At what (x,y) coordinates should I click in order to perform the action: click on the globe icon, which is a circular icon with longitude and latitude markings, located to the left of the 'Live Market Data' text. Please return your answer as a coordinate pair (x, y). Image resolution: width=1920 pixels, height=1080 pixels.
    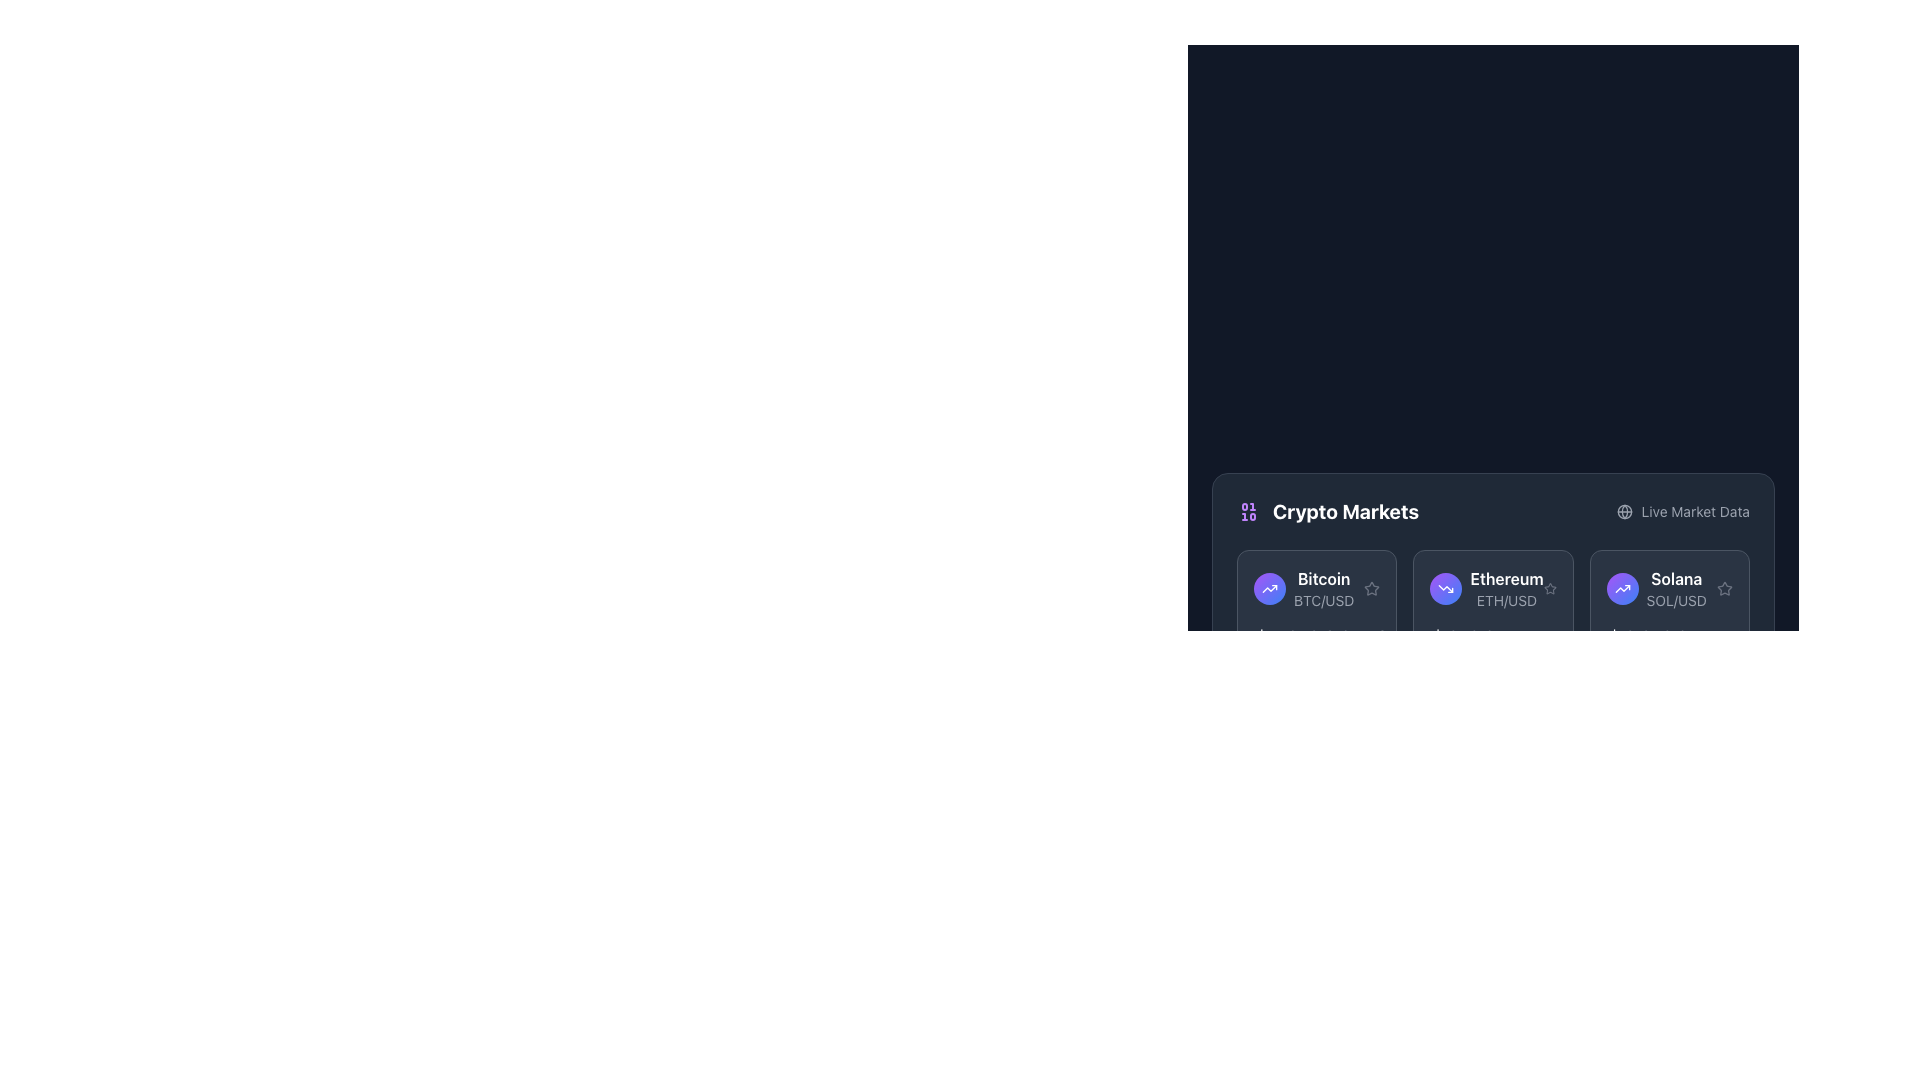
    Looking at the image, I should click on (1625, 511).